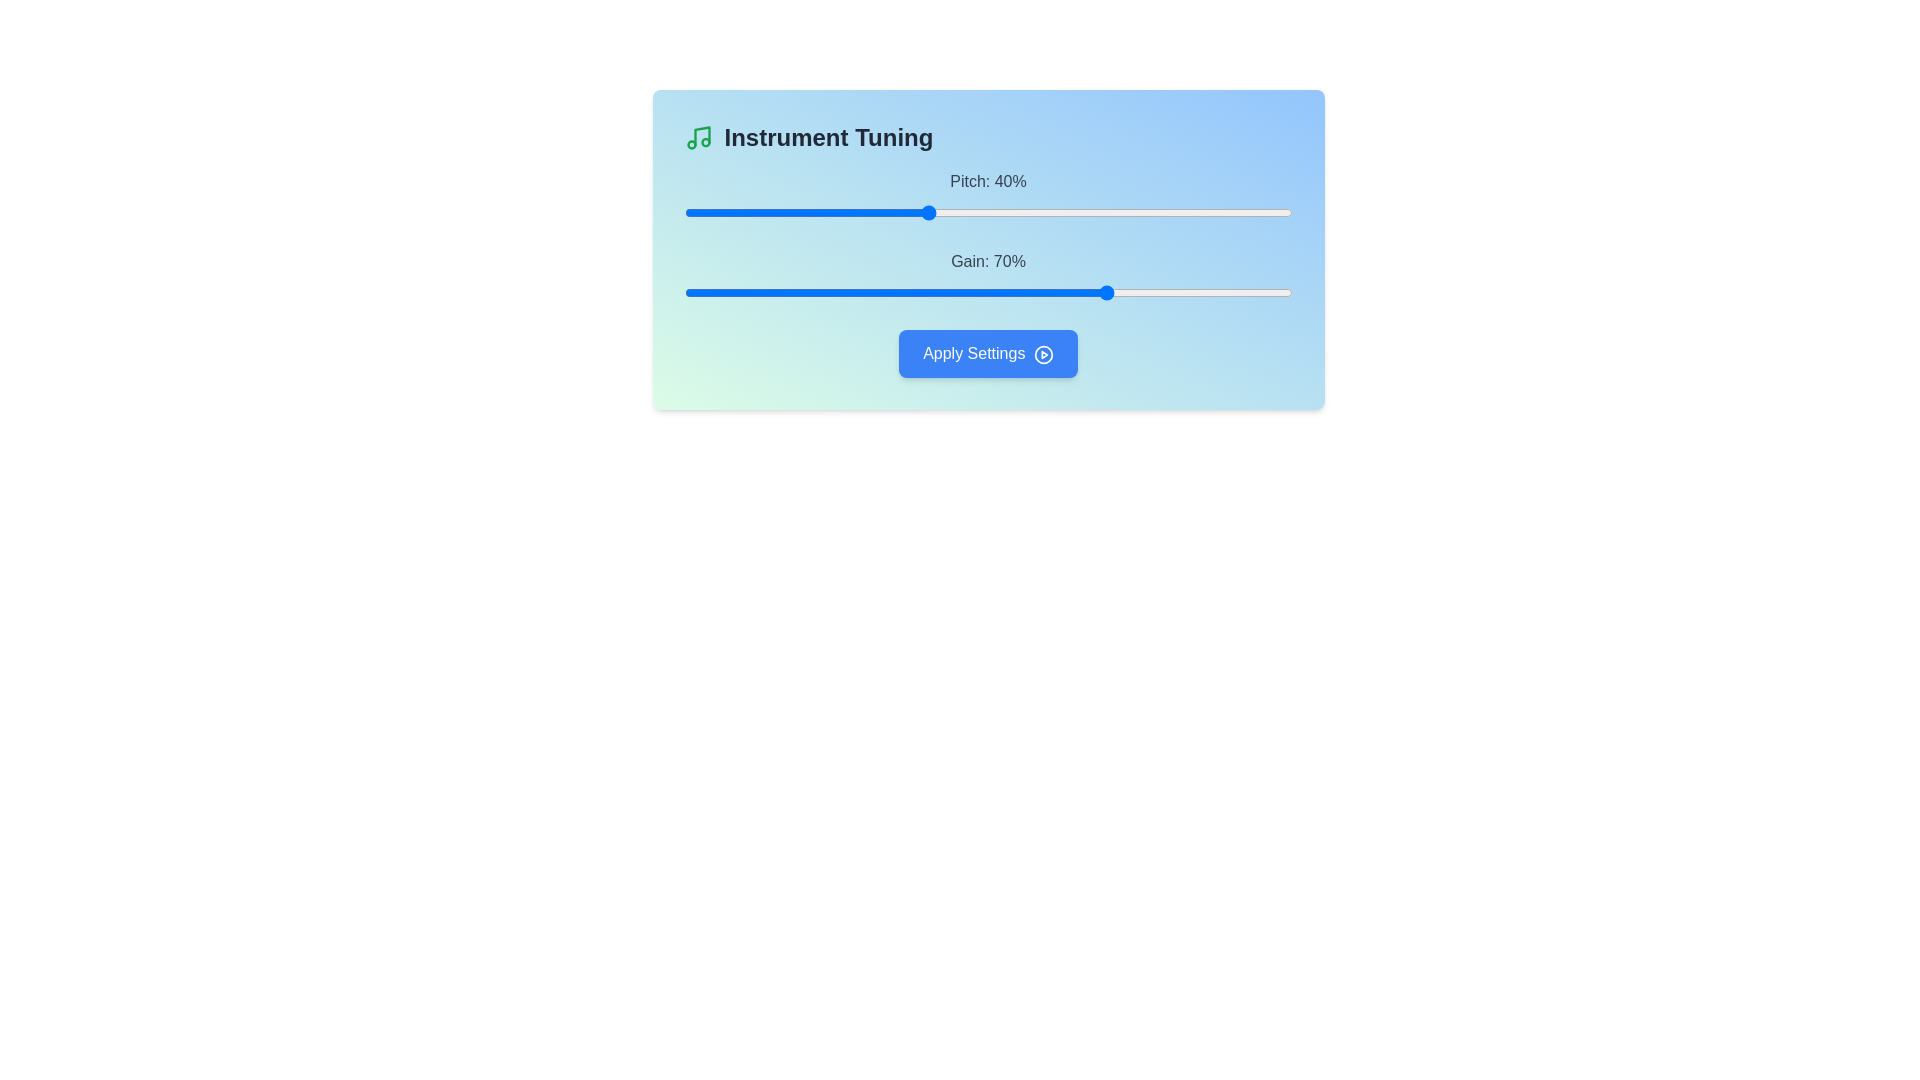  I want to click on the pitch slider to set its value to 72, so click(1122, 212).